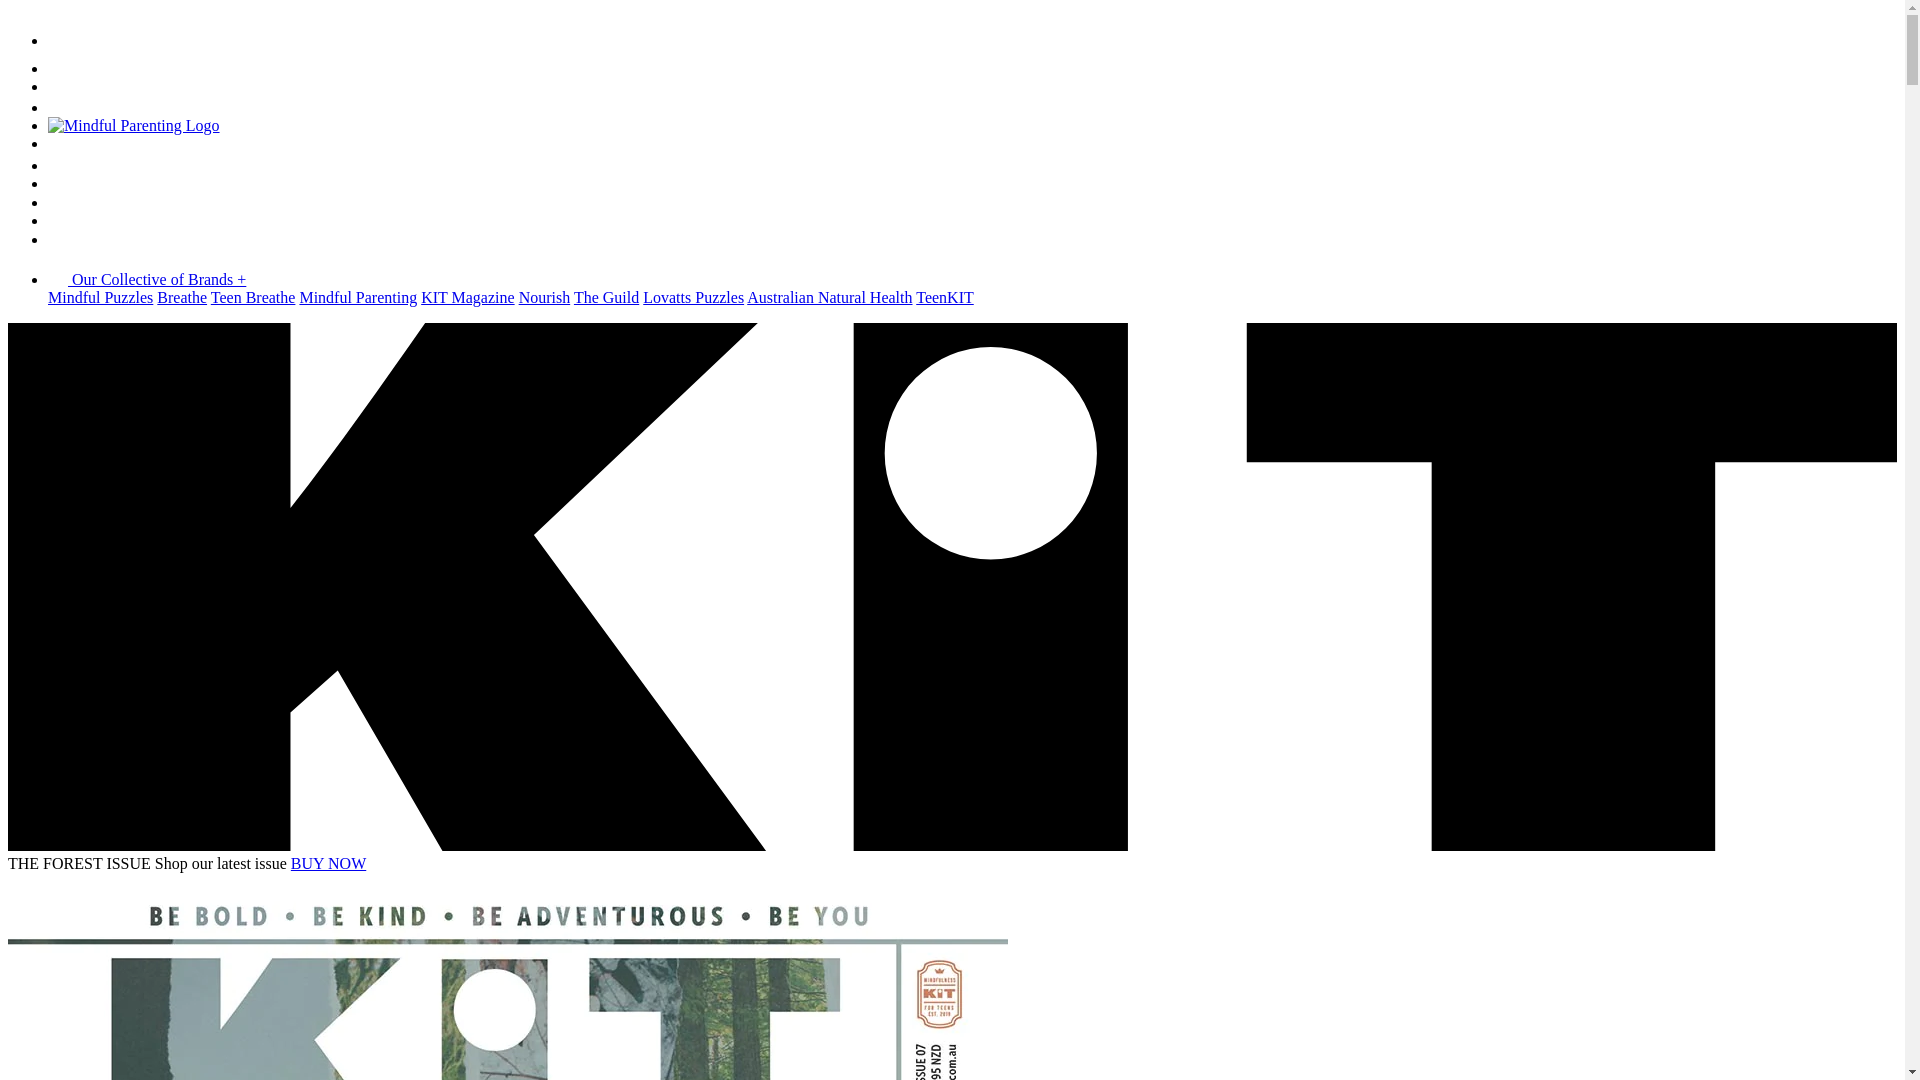 Image resolution: width=1920 pixels, height=1080 pixels. I want to click on 'BUY NOW', so click(328, 862).